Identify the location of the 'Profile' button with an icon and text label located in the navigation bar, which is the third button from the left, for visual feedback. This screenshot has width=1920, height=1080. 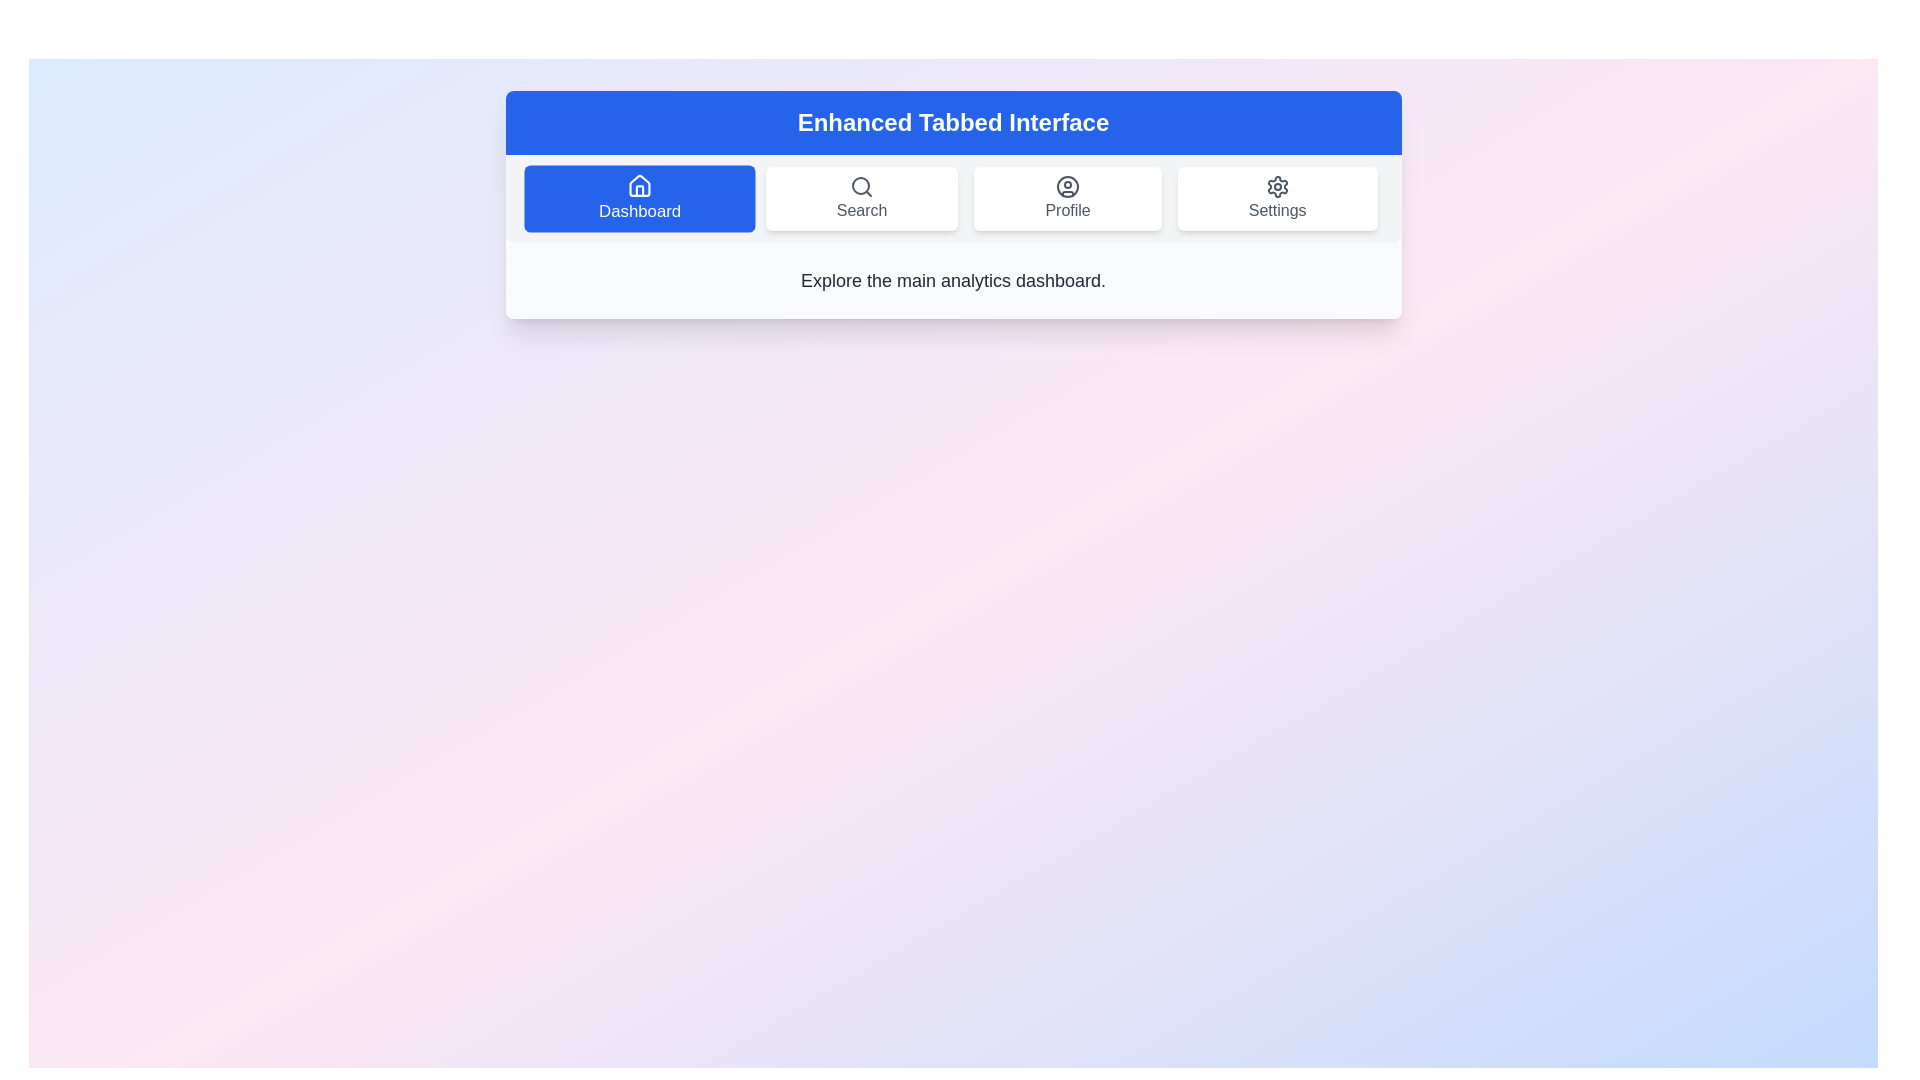
(1067, 199).